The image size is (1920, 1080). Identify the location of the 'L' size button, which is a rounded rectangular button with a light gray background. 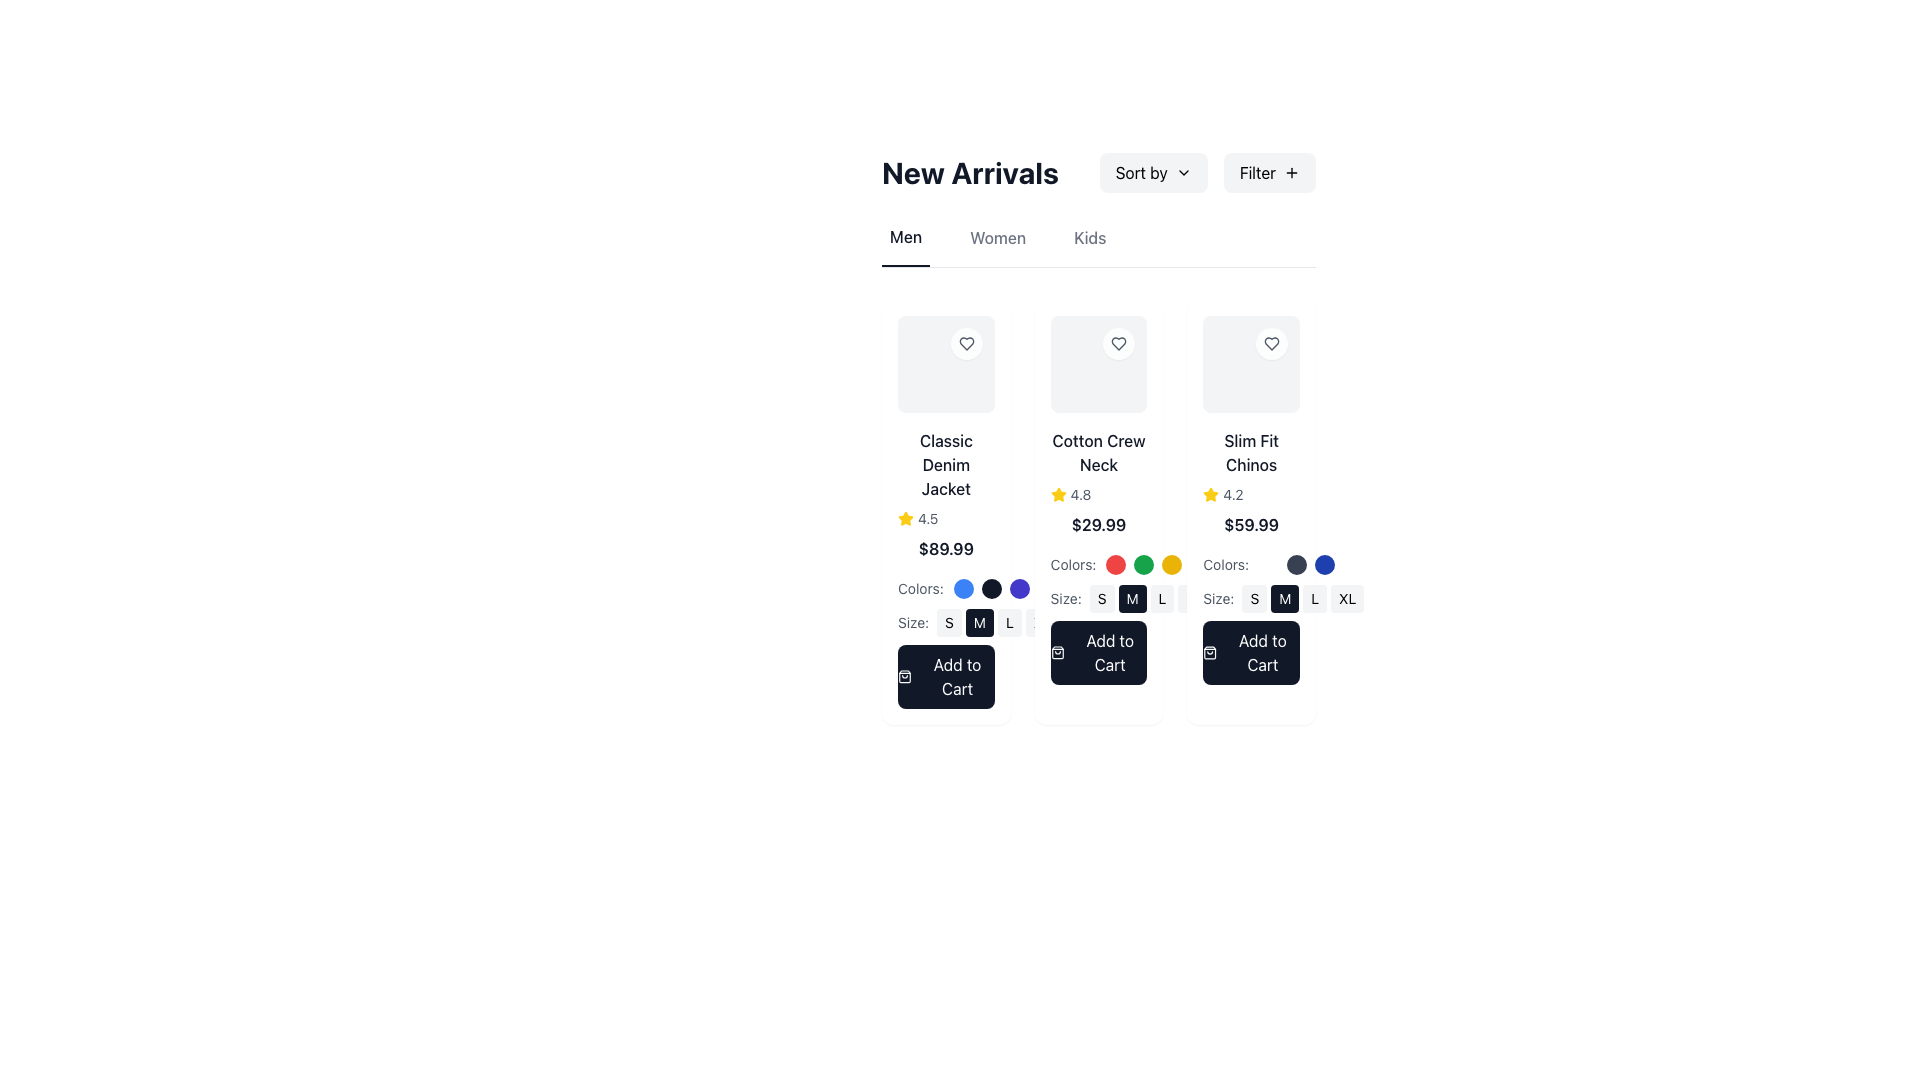
(1315, 597).